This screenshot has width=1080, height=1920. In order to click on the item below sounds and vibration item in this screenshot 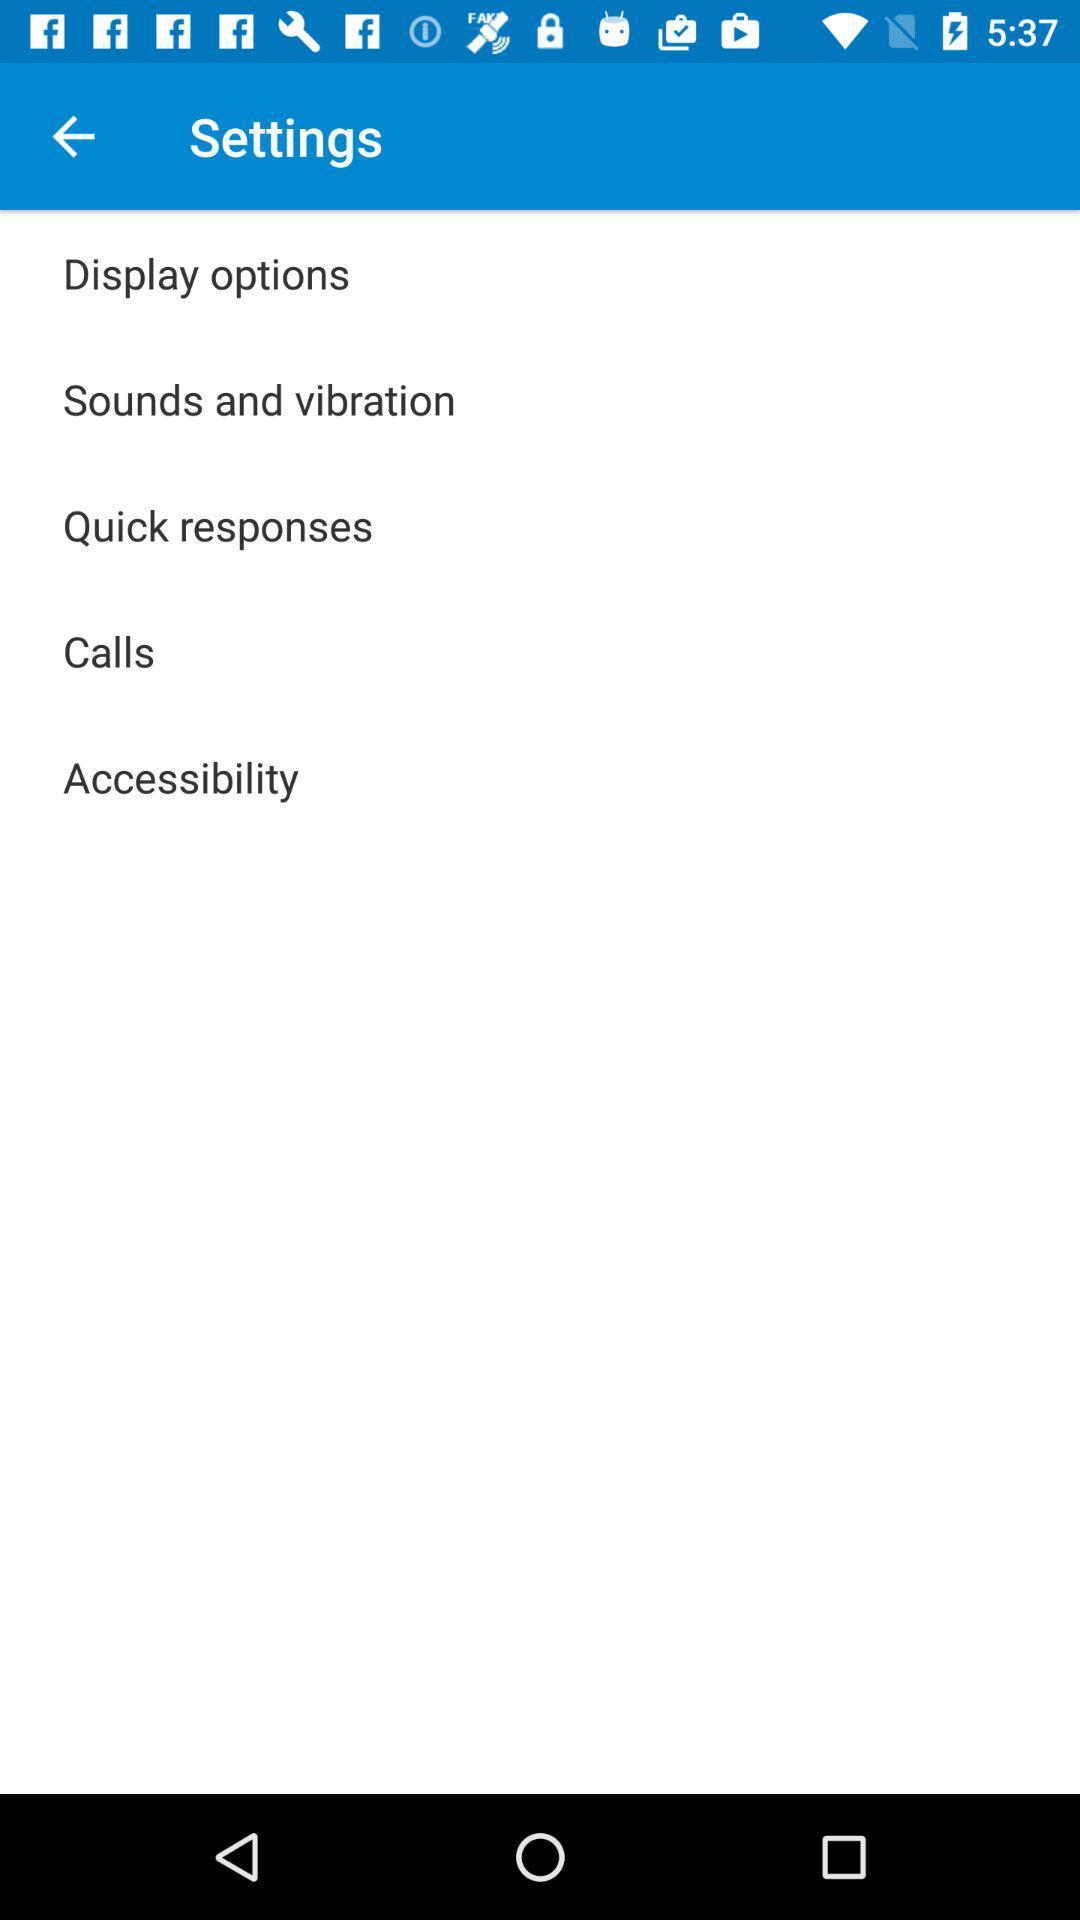, I will do `click(218, 524)`.